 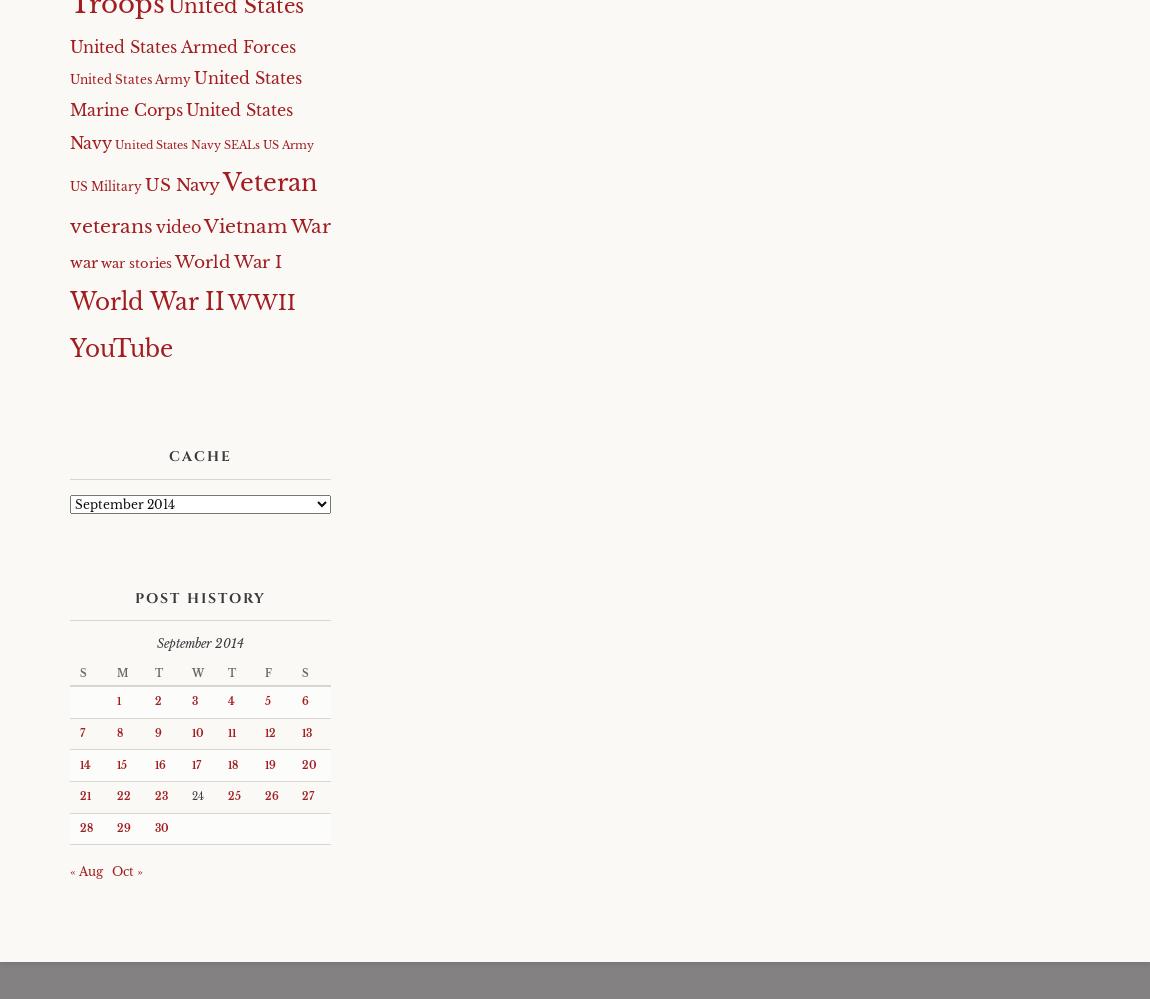 I want to click on '15', so click(x=115, y=763).